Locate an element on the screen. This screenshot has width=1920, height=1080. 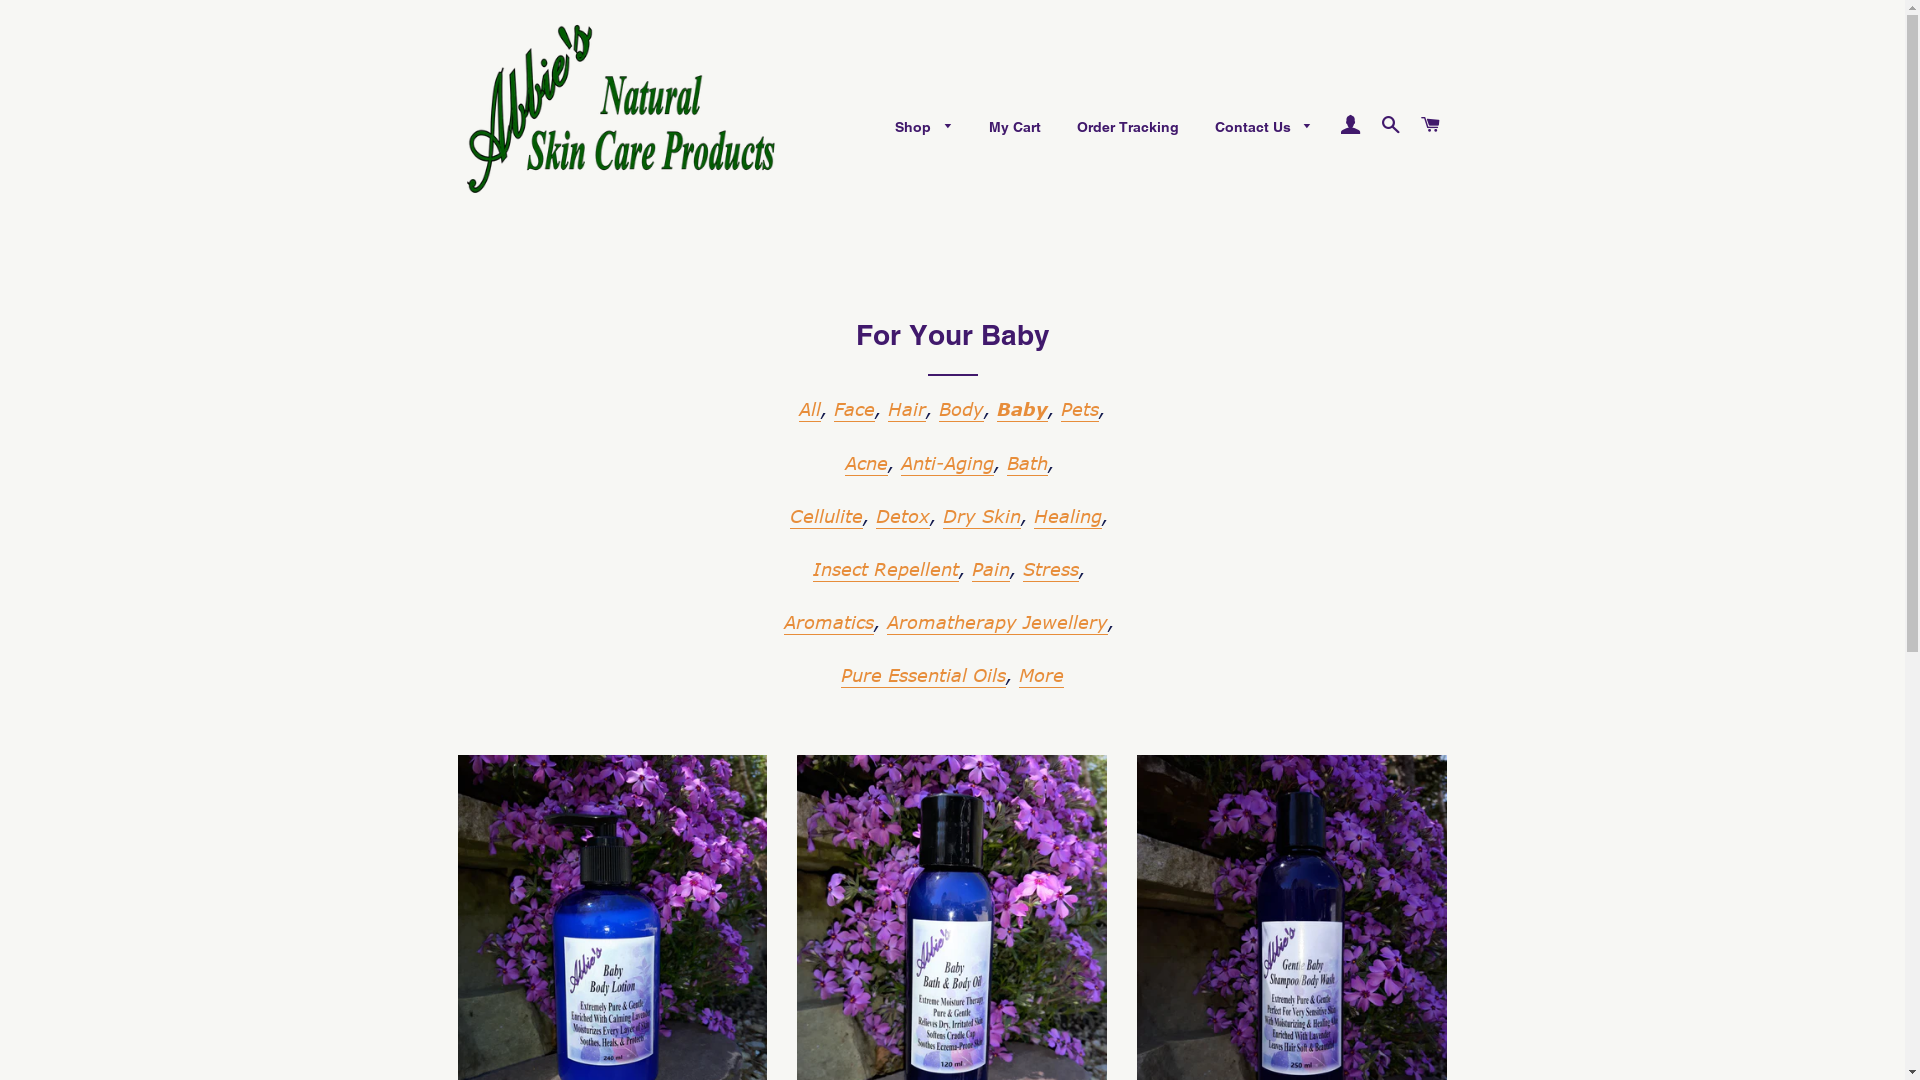
'Contact Us' is located at coordinates (1262, 127).